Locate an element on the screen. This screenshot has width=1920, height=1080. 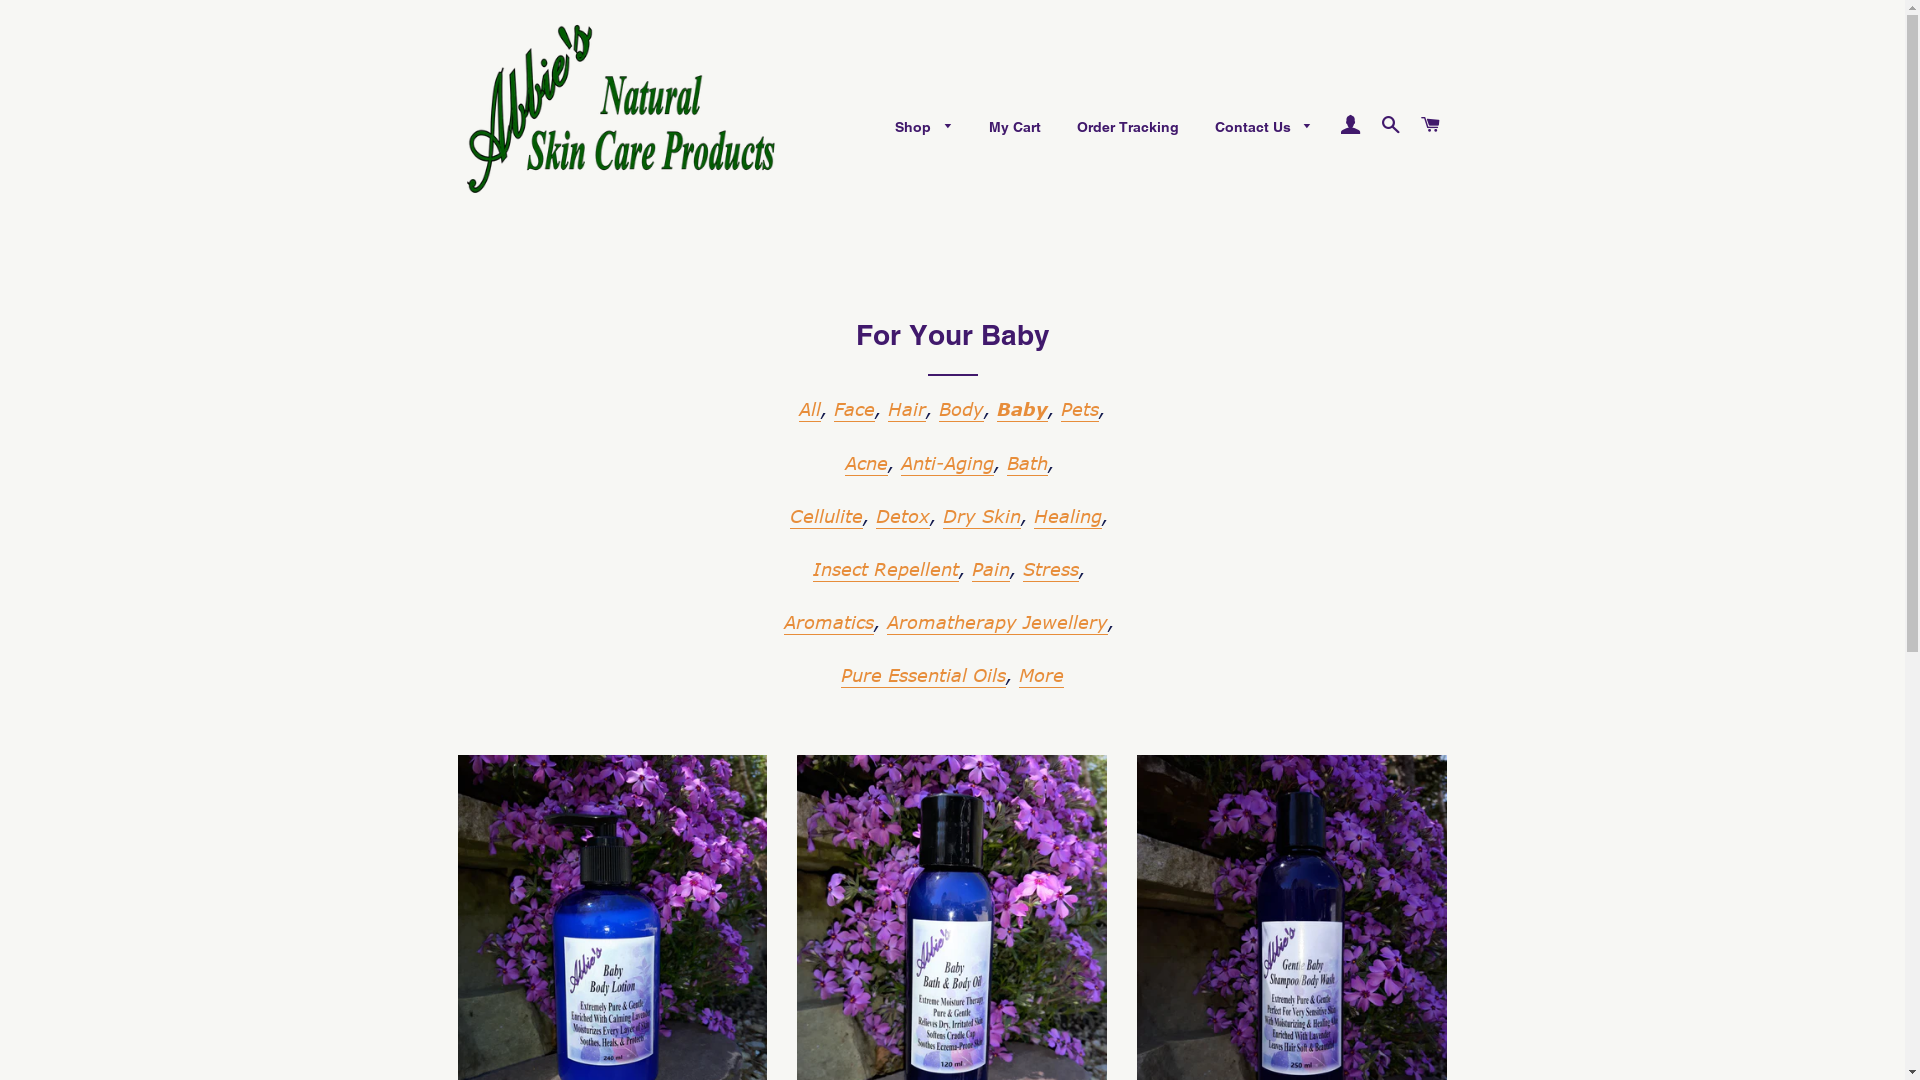
'Contact Us' is located at coordinates (1262, 127).